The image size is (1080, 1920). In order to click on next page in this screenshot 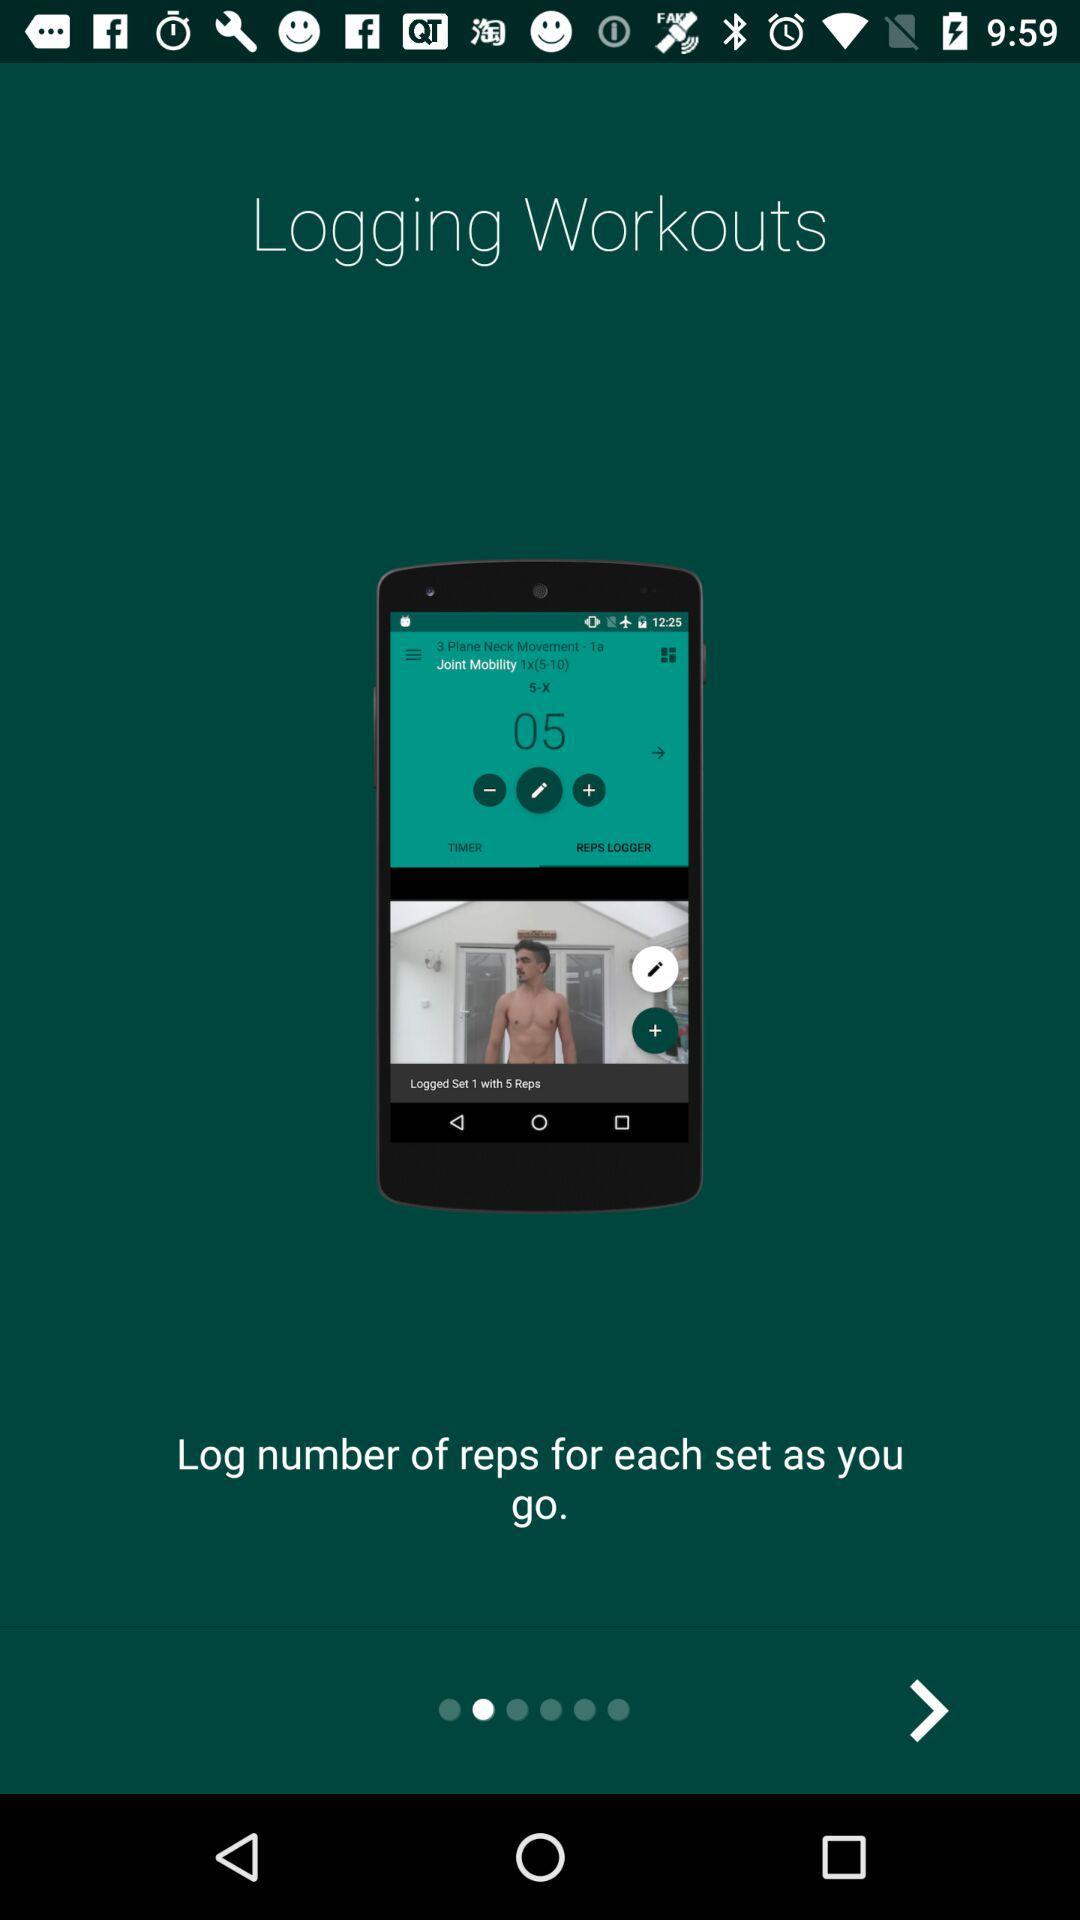, I will do `click(927, 1709)`.